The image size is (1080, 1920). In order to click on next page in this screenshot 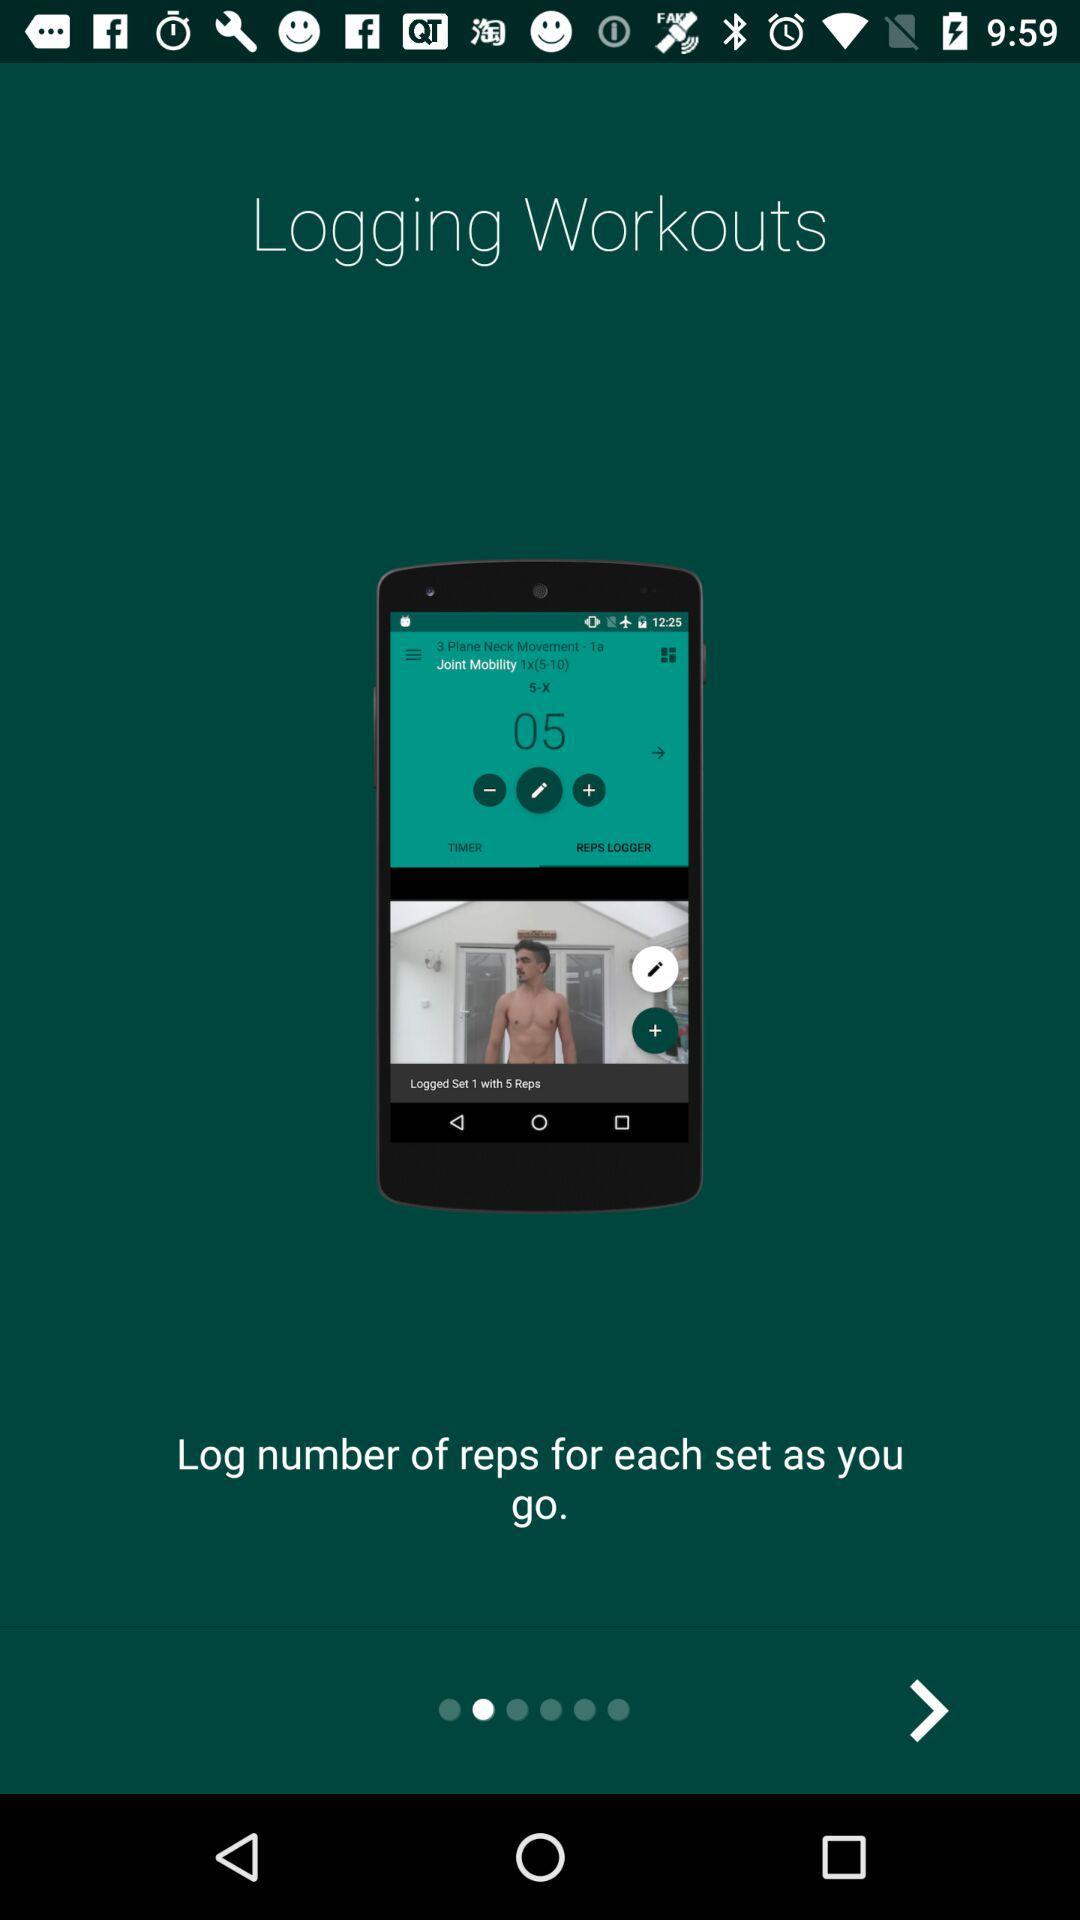, I will do `click(927, 1709)`.